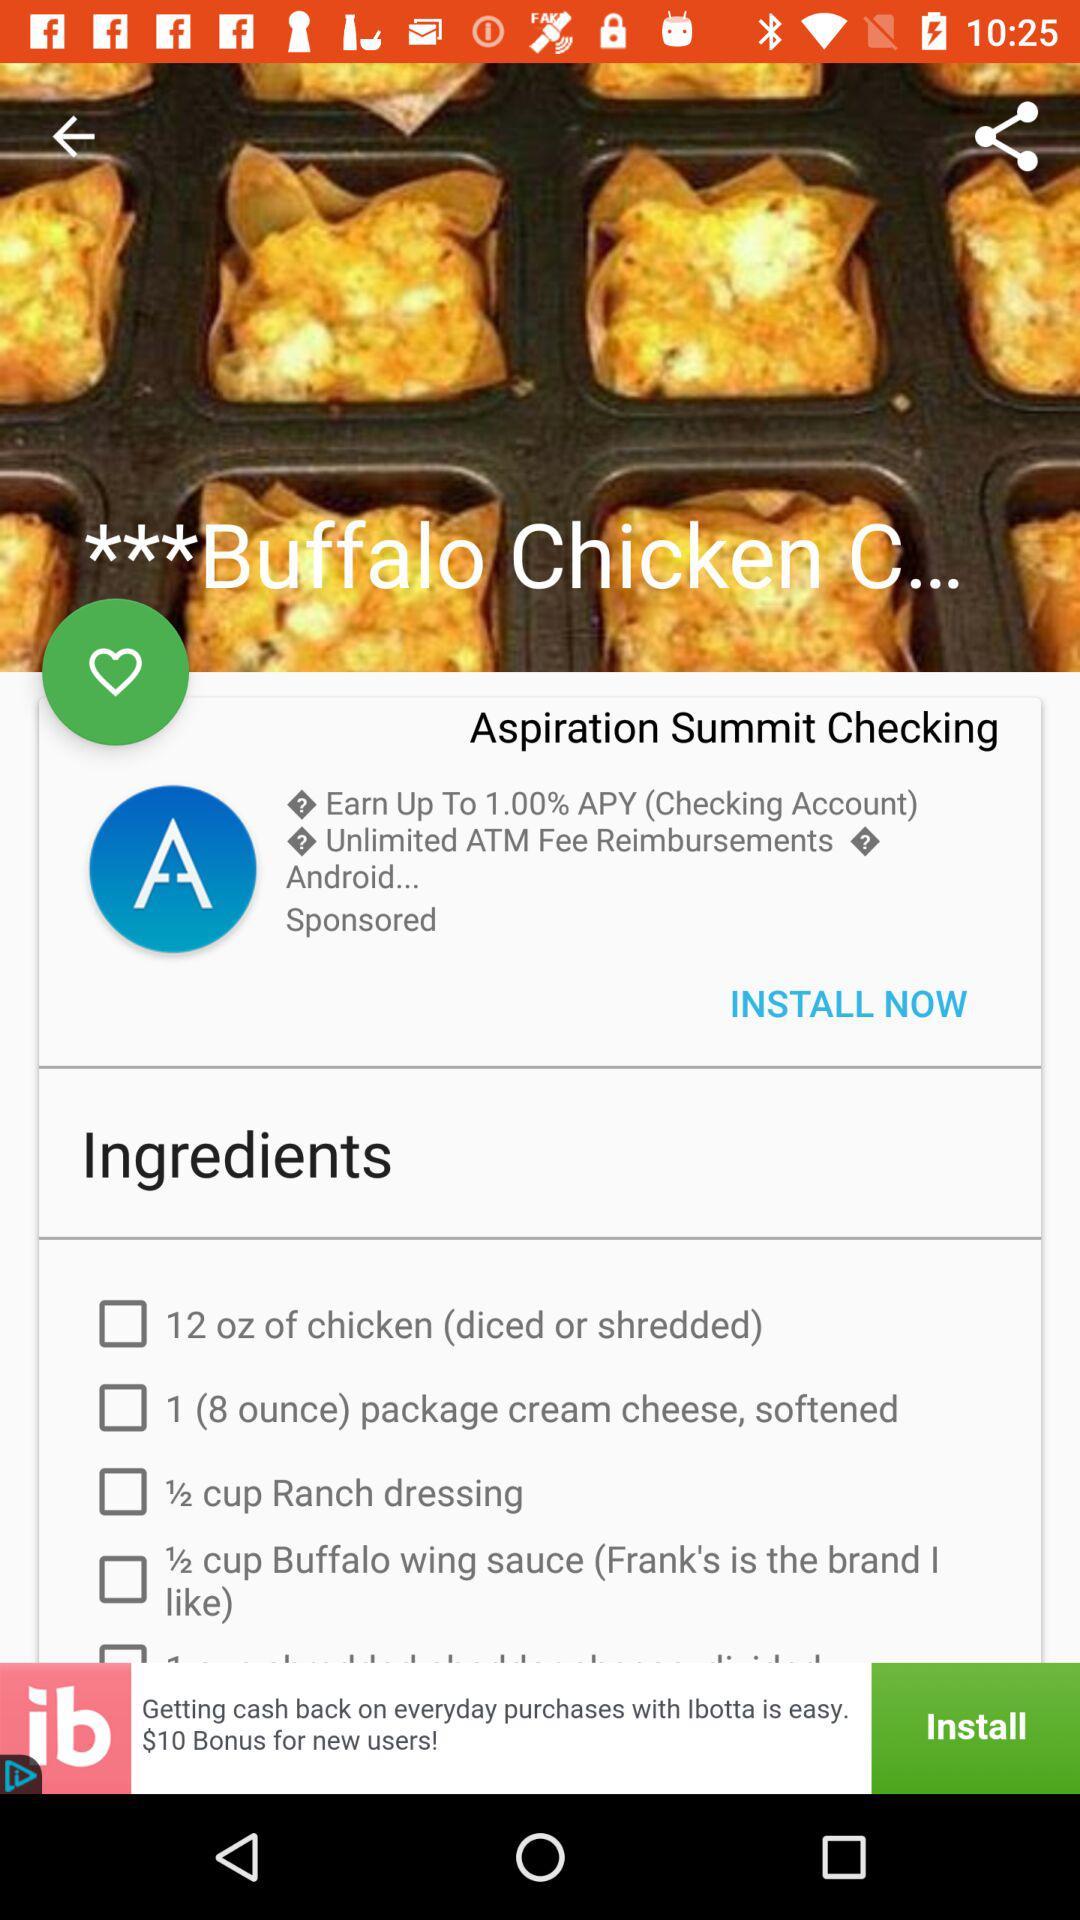 The height and width of the screenshot is (1920, 1080). What do you see at coordinates (540, 1727) in the screenshot?
I see `open advertisement` at bounding box center [540, 1727].